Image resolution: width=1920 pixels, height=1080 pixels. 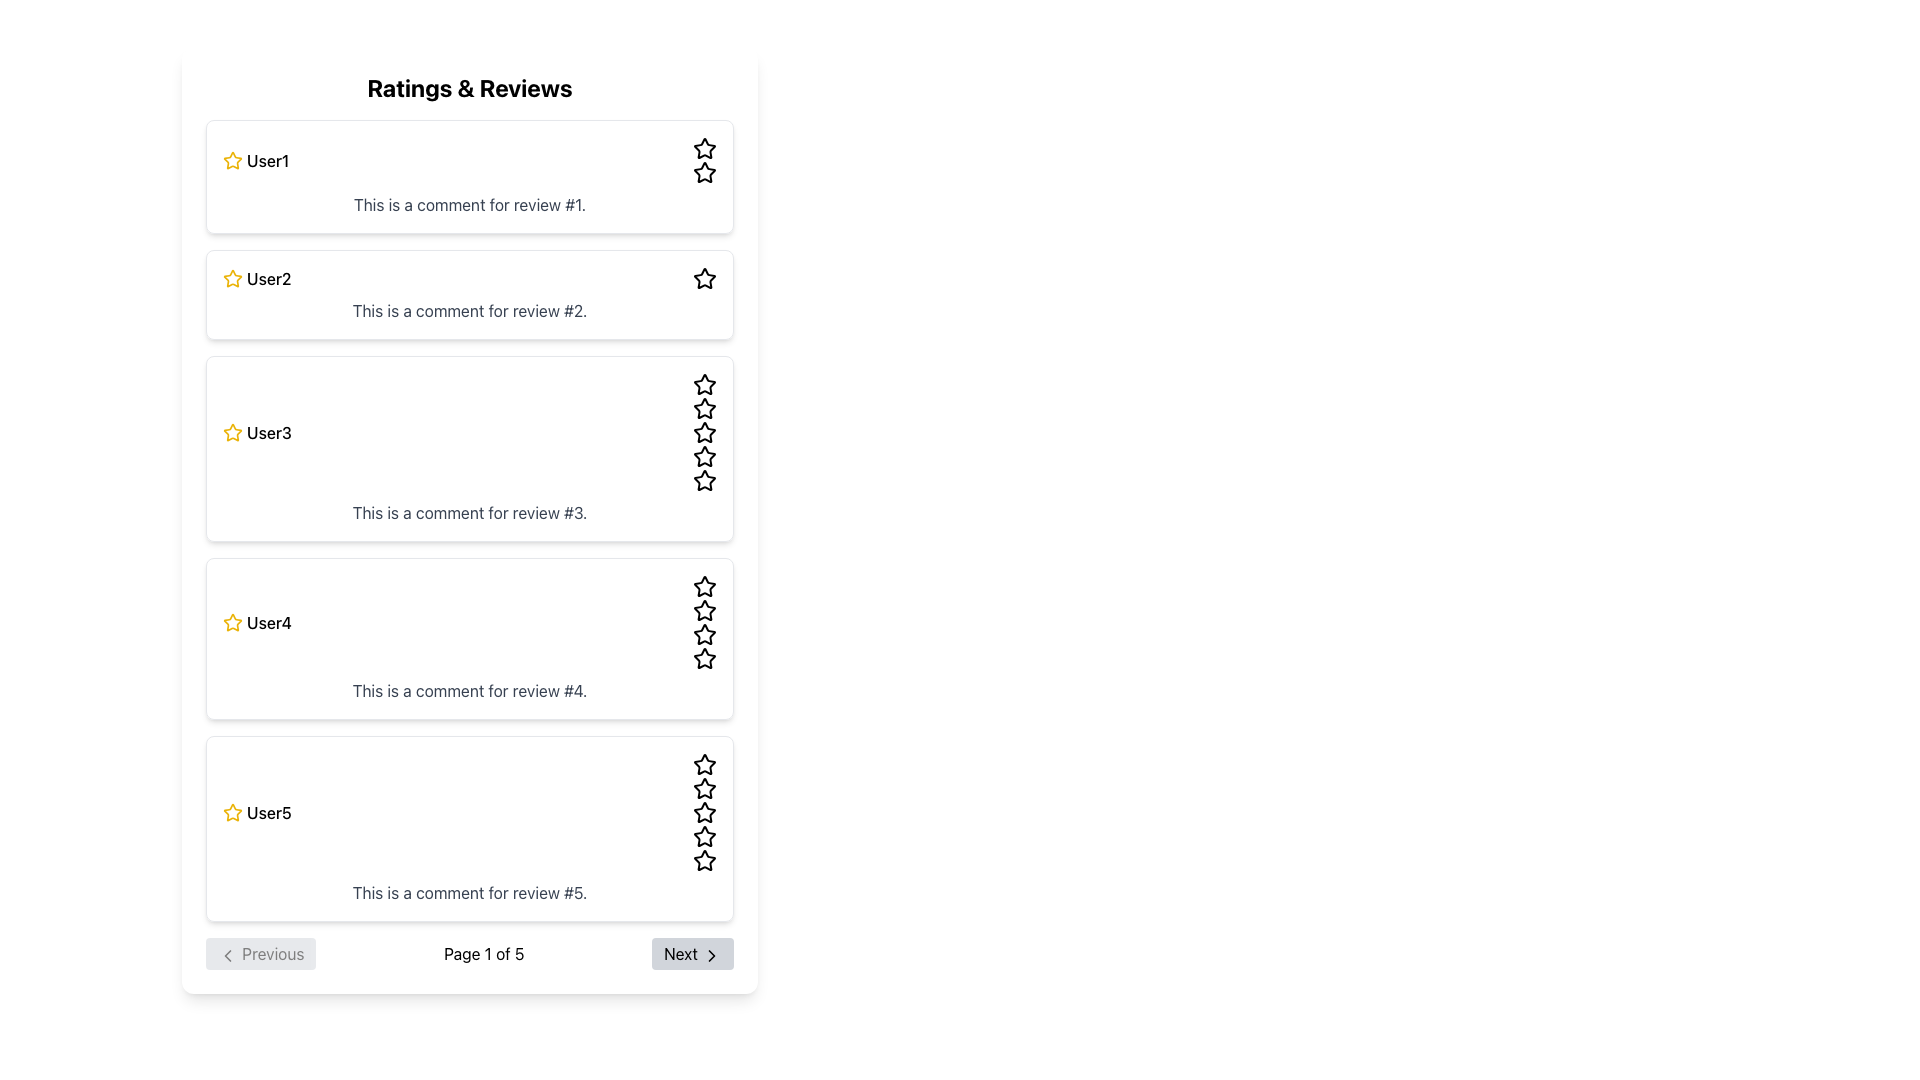 I want to click on the first star icon in the third row of ratings for 'User3', which is styled with a black outline and a white fill, so click(x=705, y=385).